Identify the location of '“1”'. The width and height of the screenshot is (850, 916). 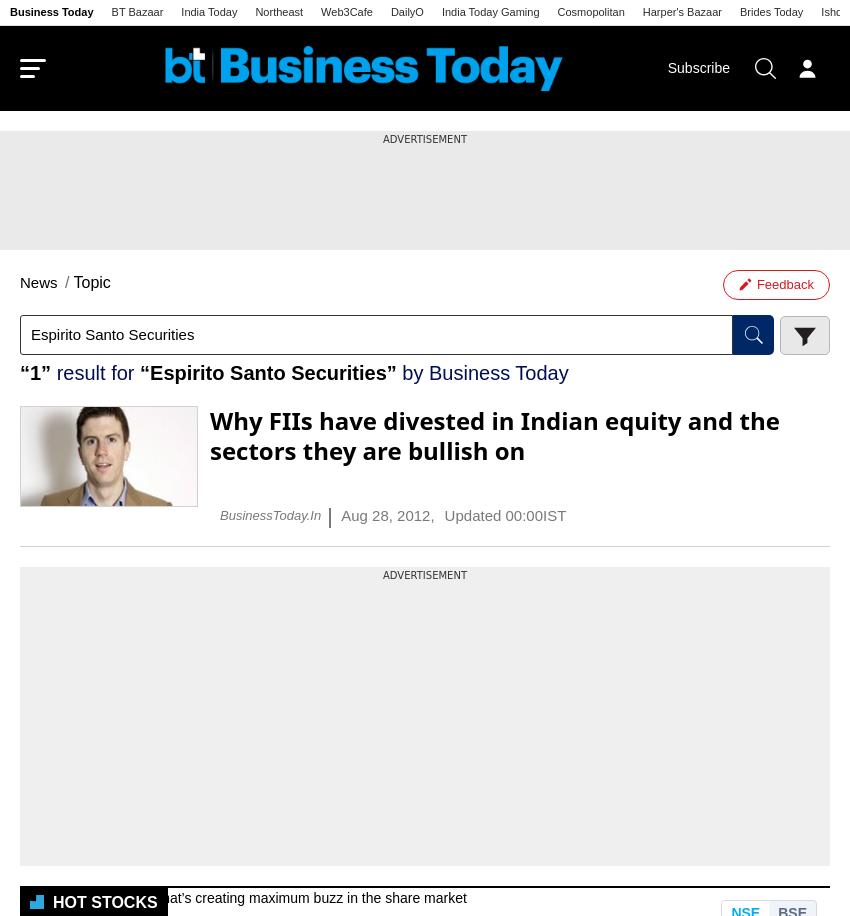
(34, 371).